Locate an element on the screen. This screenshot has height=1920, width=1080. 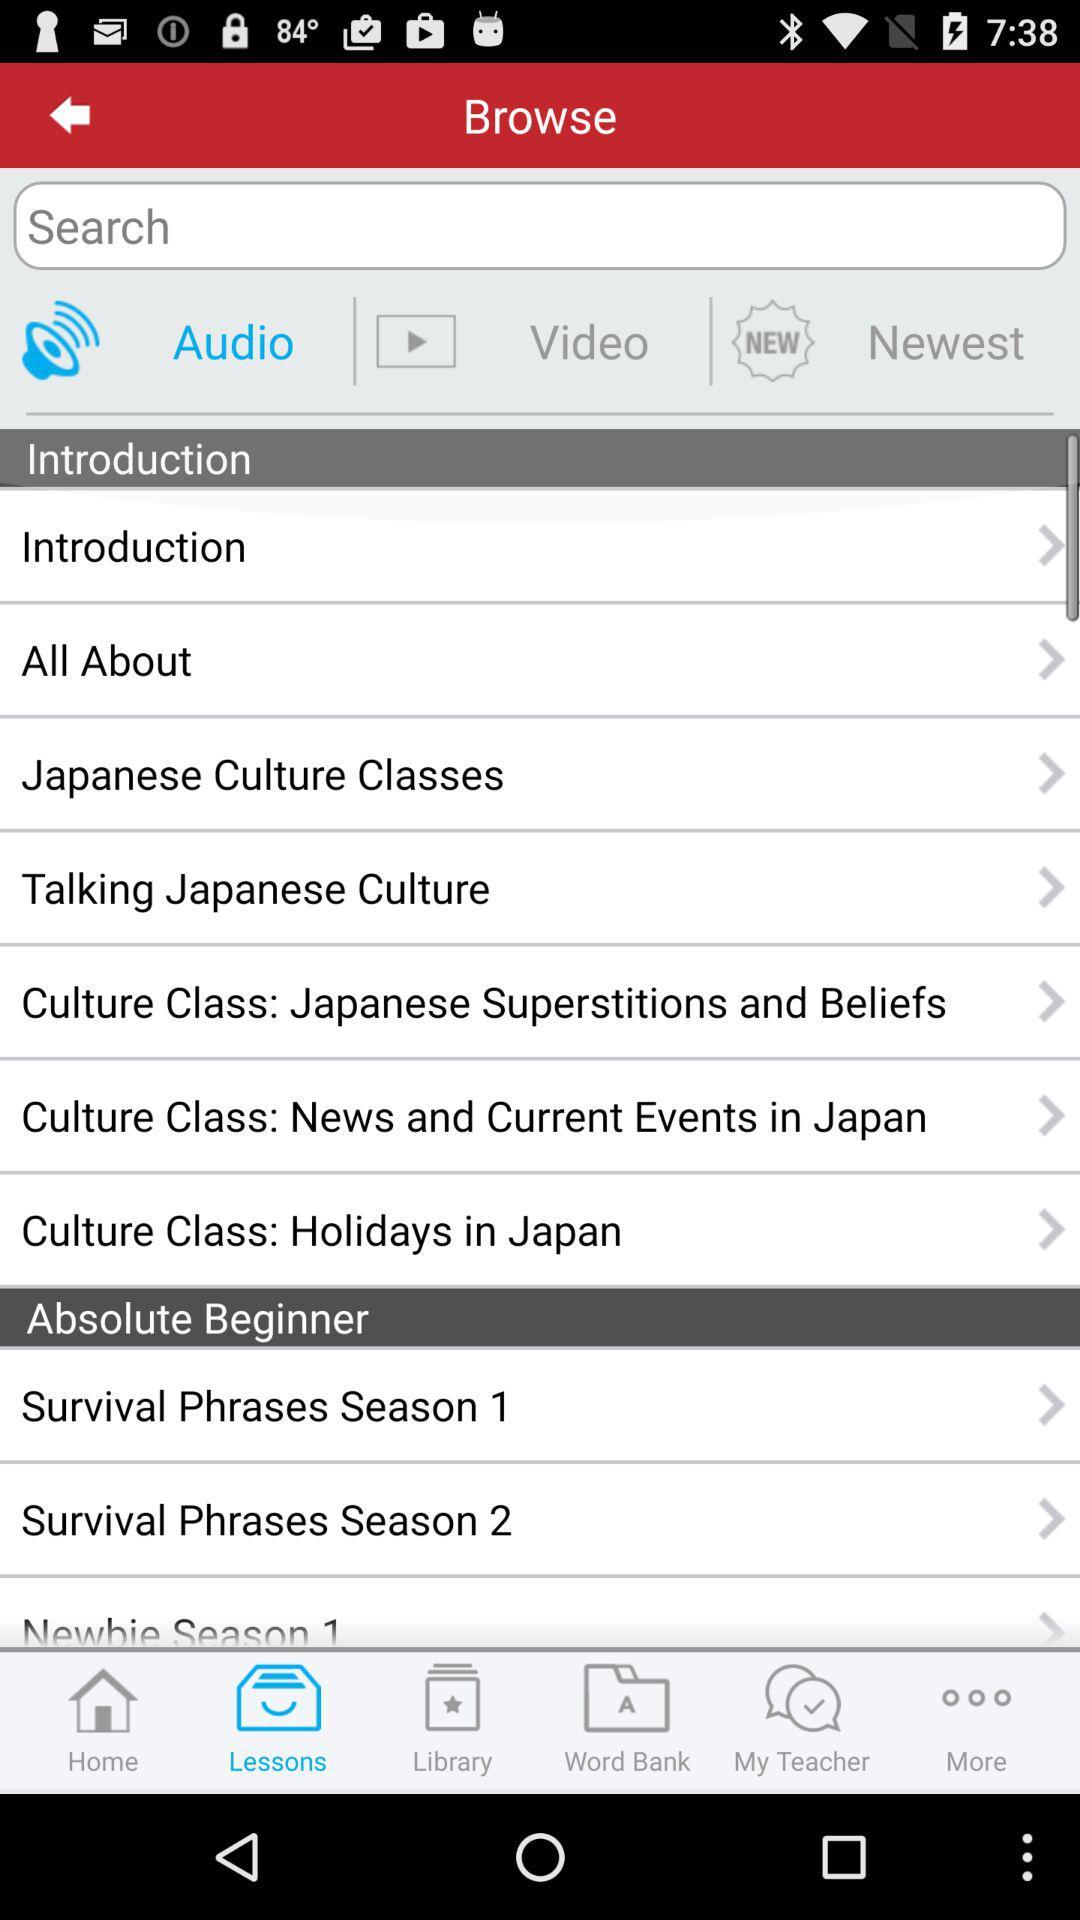
the icon above library is located at coordinates (452, 1697).